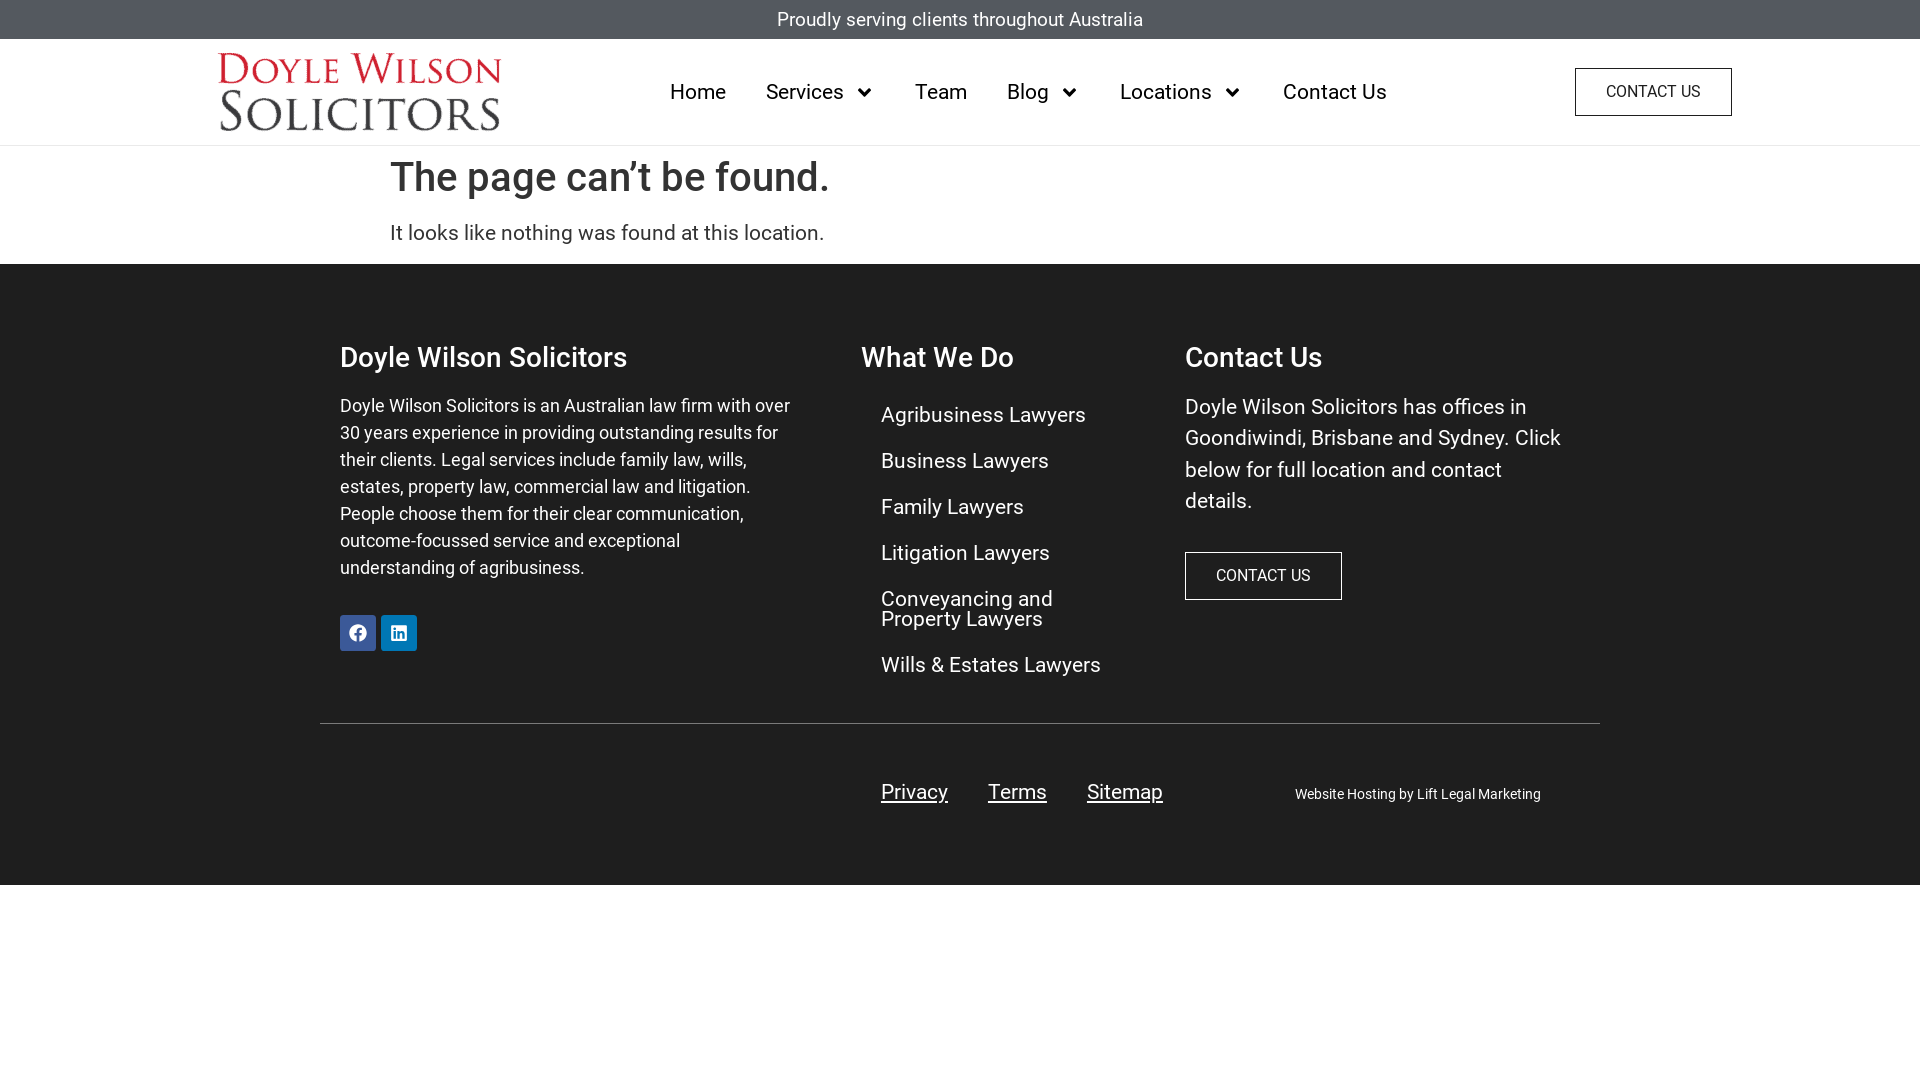  Describe the element at coordinates (1017, 790) in the screenshot. I see `'Terms'` at that location.